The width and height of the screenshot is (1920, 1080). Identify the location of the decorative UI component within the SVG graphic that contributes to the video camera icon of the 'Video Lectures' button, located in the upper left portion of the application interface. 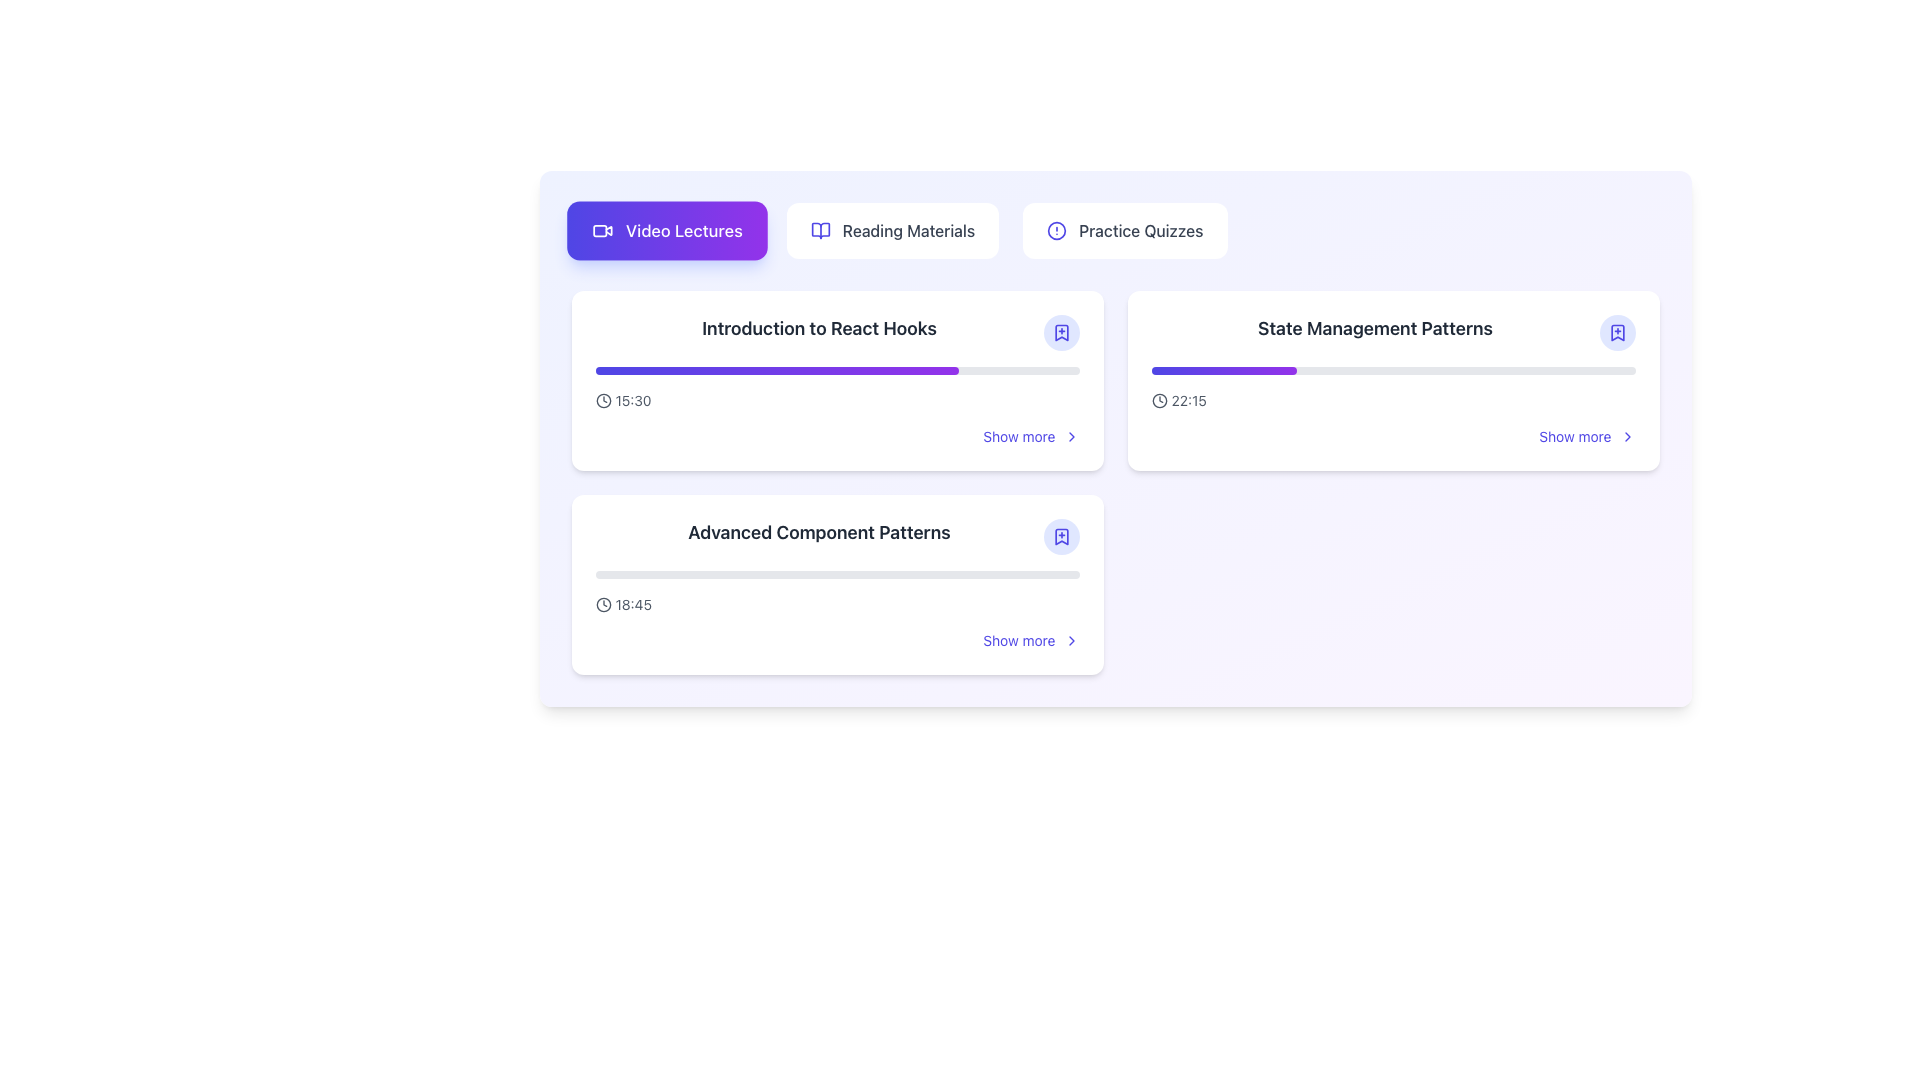
(598, 230).